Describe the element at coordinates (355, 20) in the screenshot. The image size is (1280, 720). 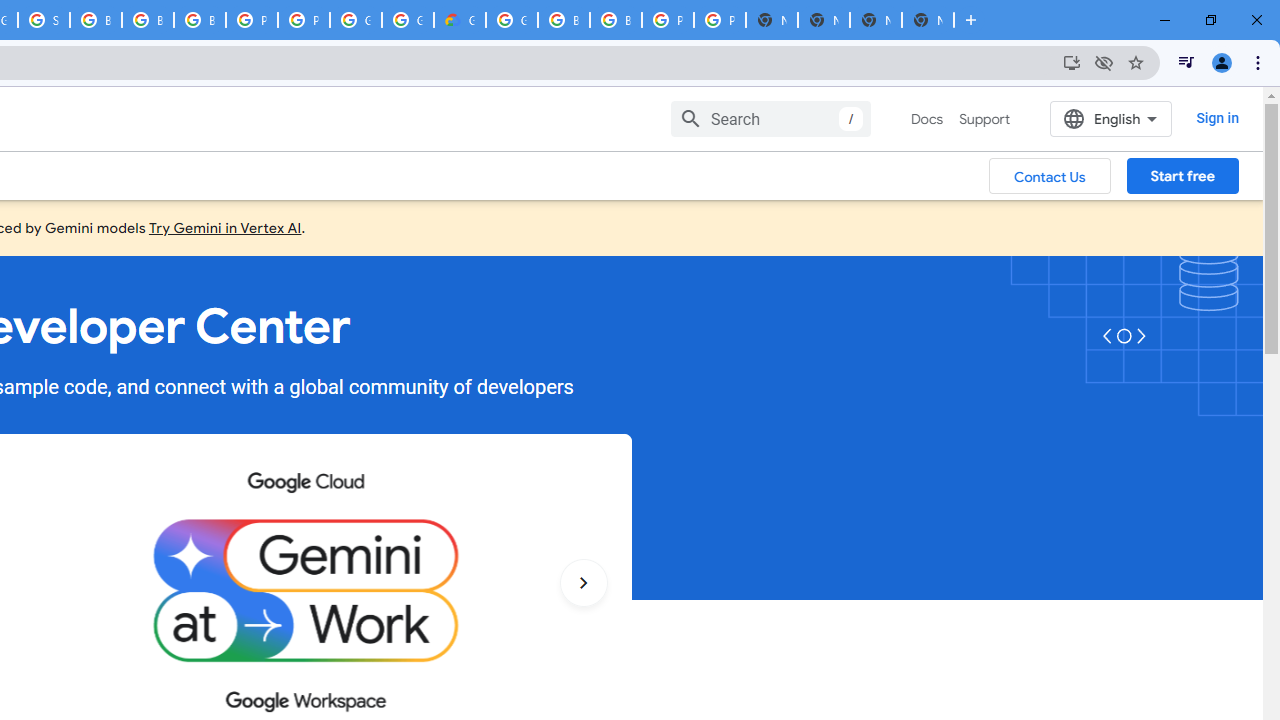
I see `'Google Cloud Platform'` at that location.